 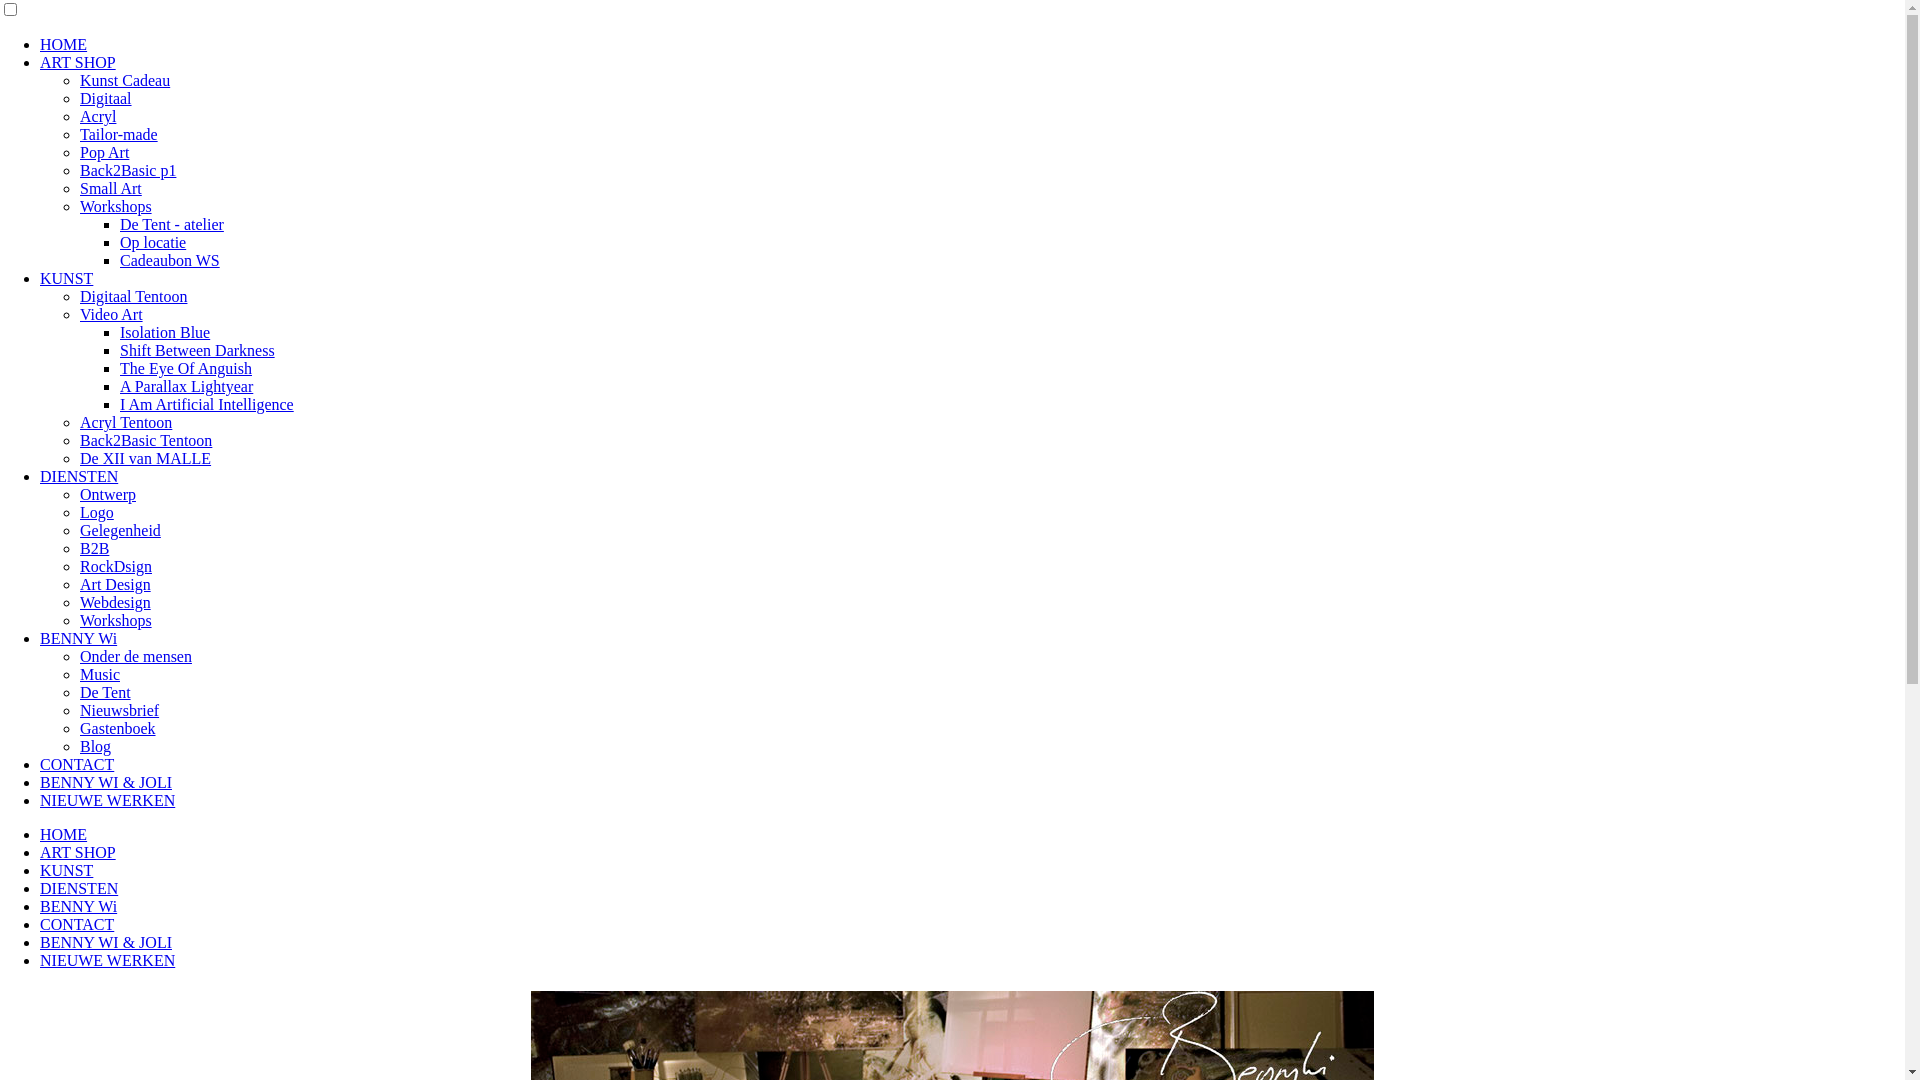 What do you see at coordinates (152, 241) in the screenshot?
I see `'Op locatie'` at bounding box center [152, 241].